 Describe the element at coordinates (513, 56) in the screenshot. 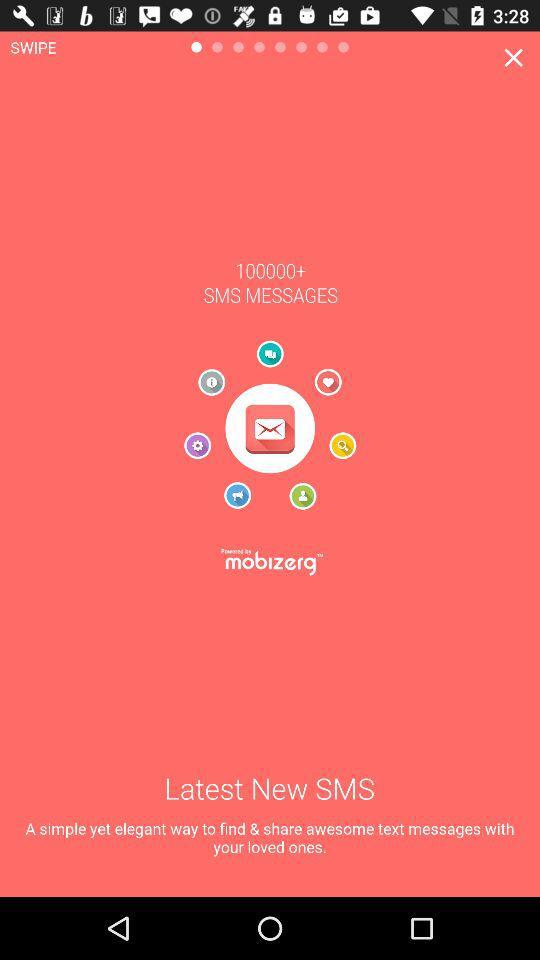

I see `the window` at that location.